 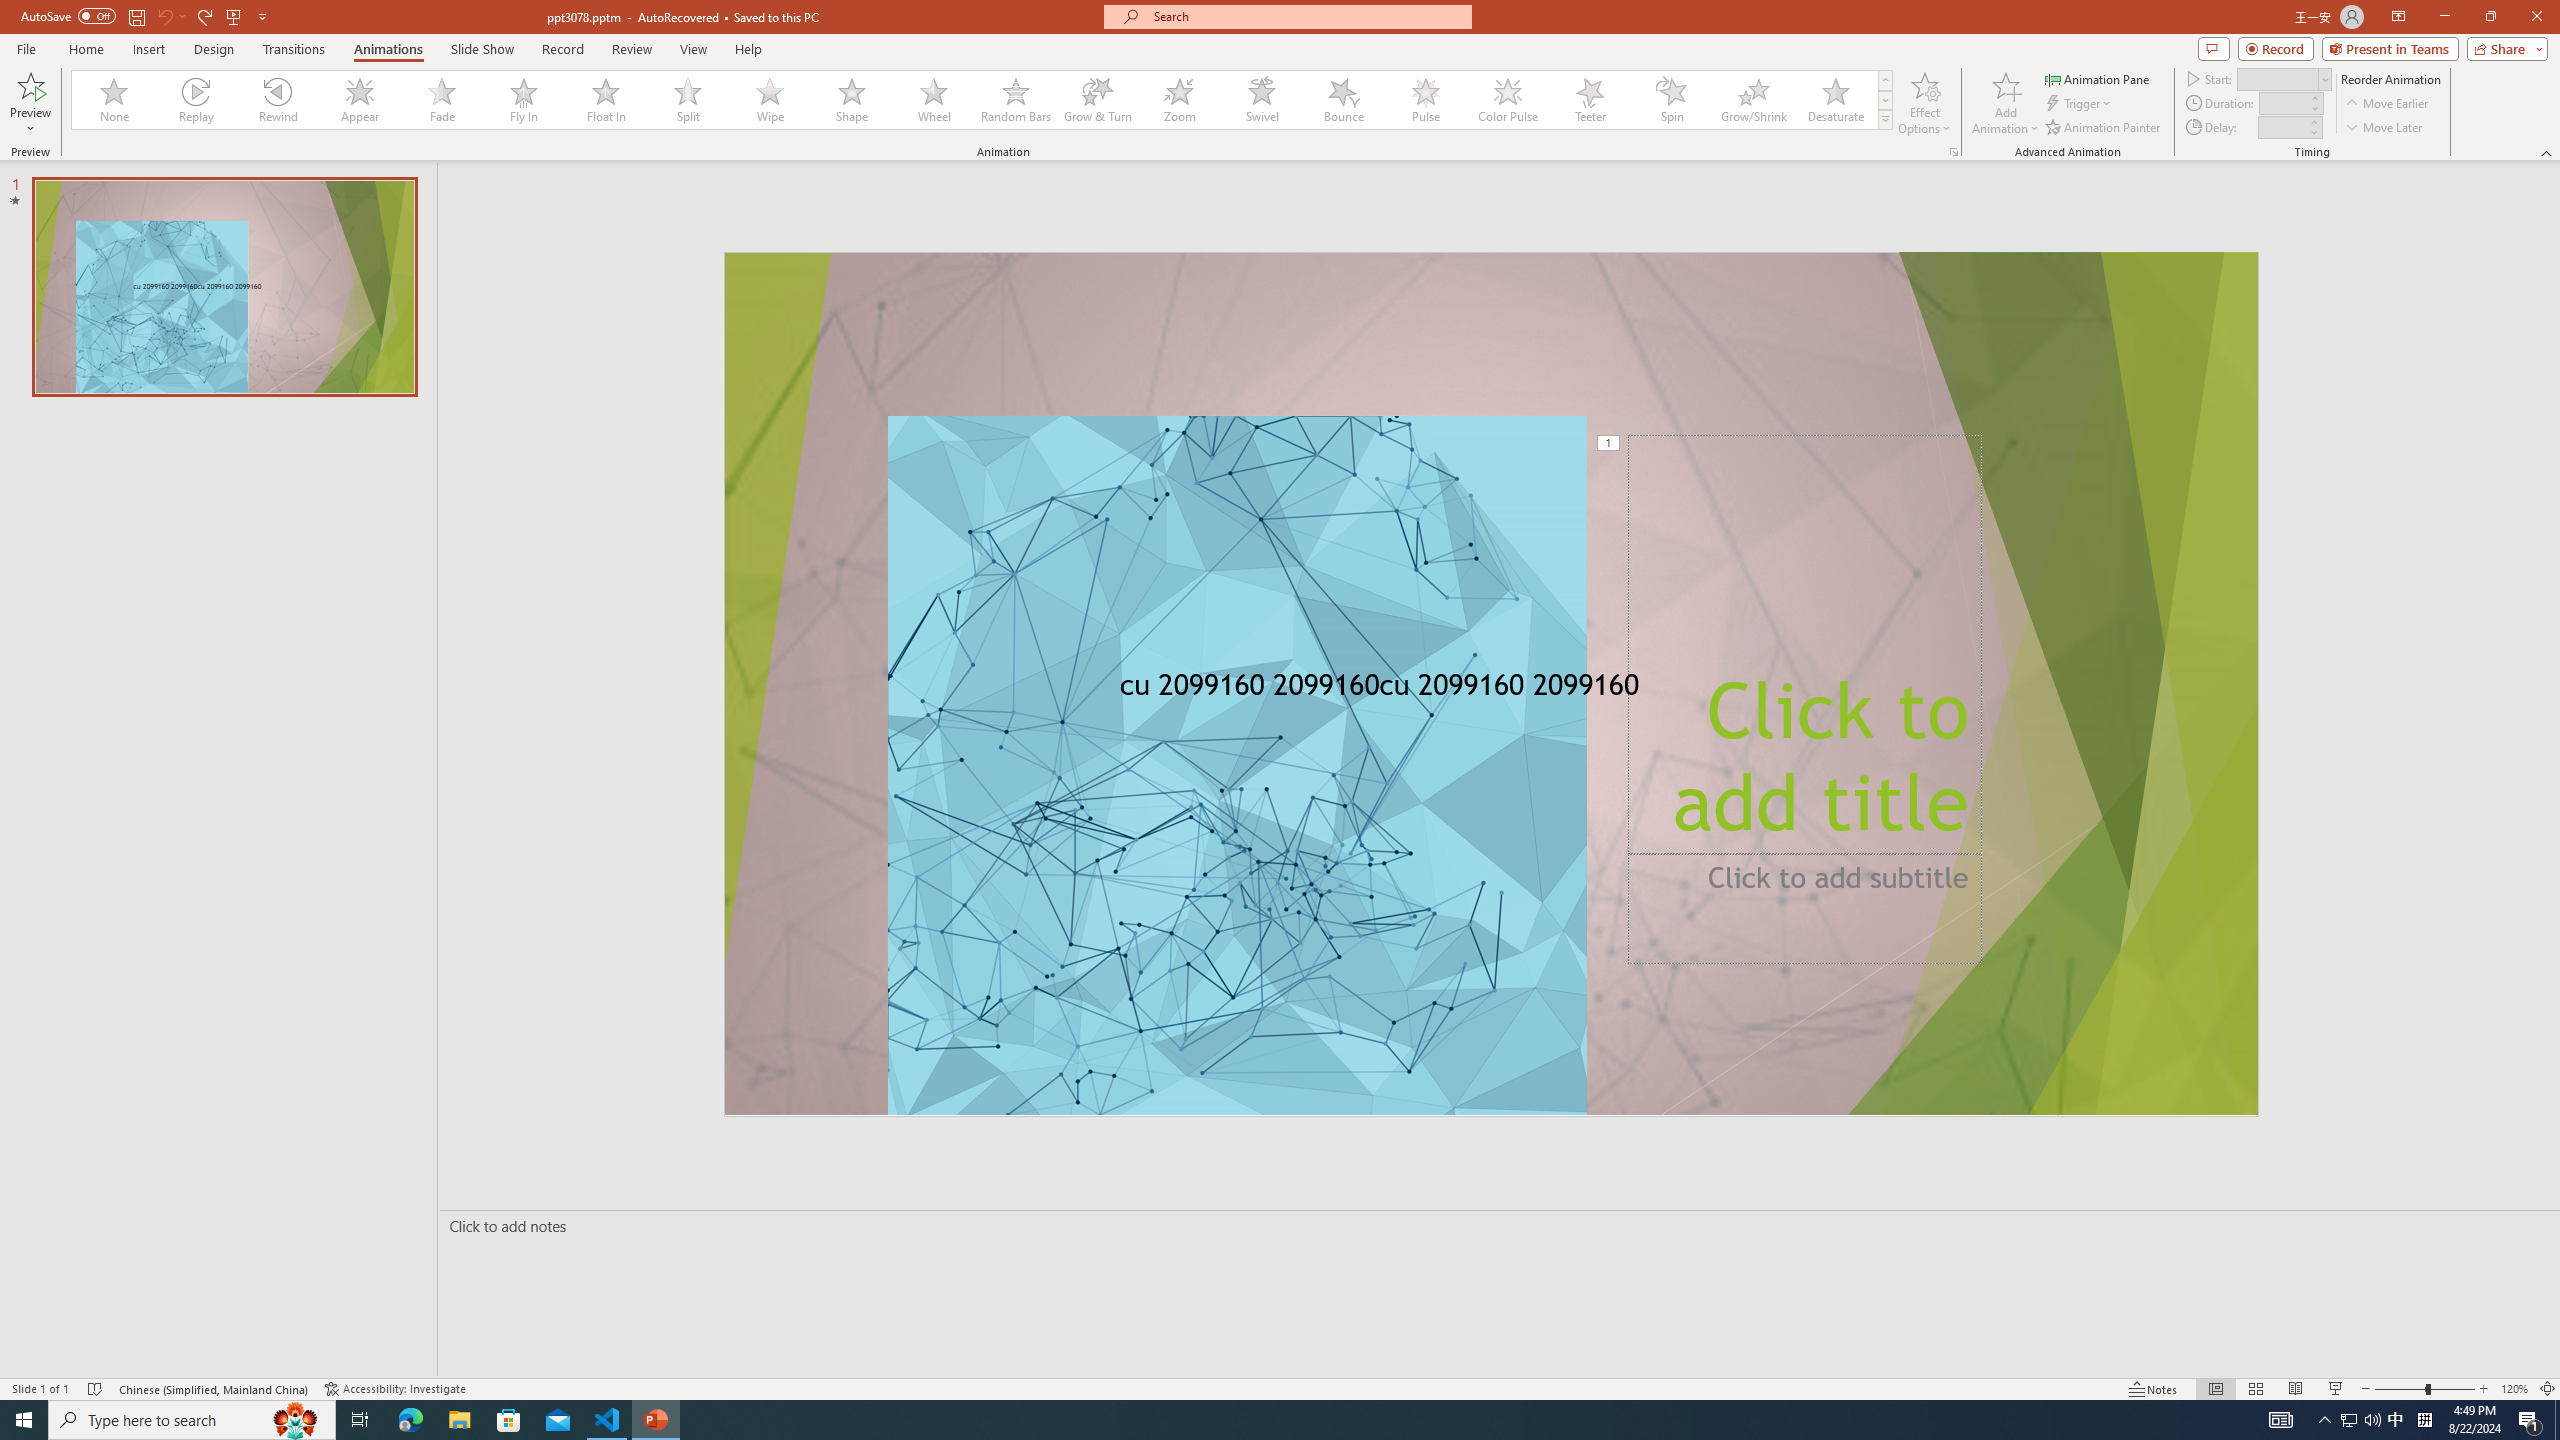 What do you see at coordinates (1261, 99) in the screenshot?
I see `'Swivel'` at bounding box center [1261, 99].